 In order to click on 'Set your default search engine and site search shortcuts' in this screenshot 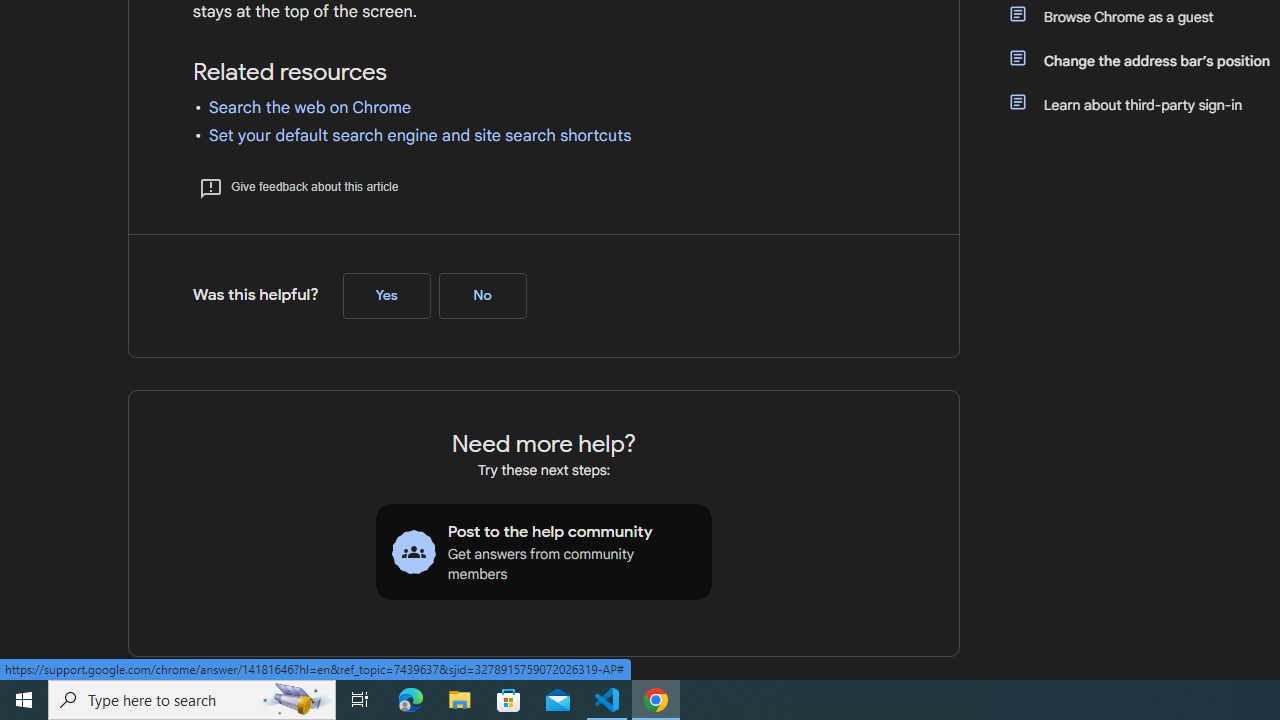, I will do `click(419, 135)`.